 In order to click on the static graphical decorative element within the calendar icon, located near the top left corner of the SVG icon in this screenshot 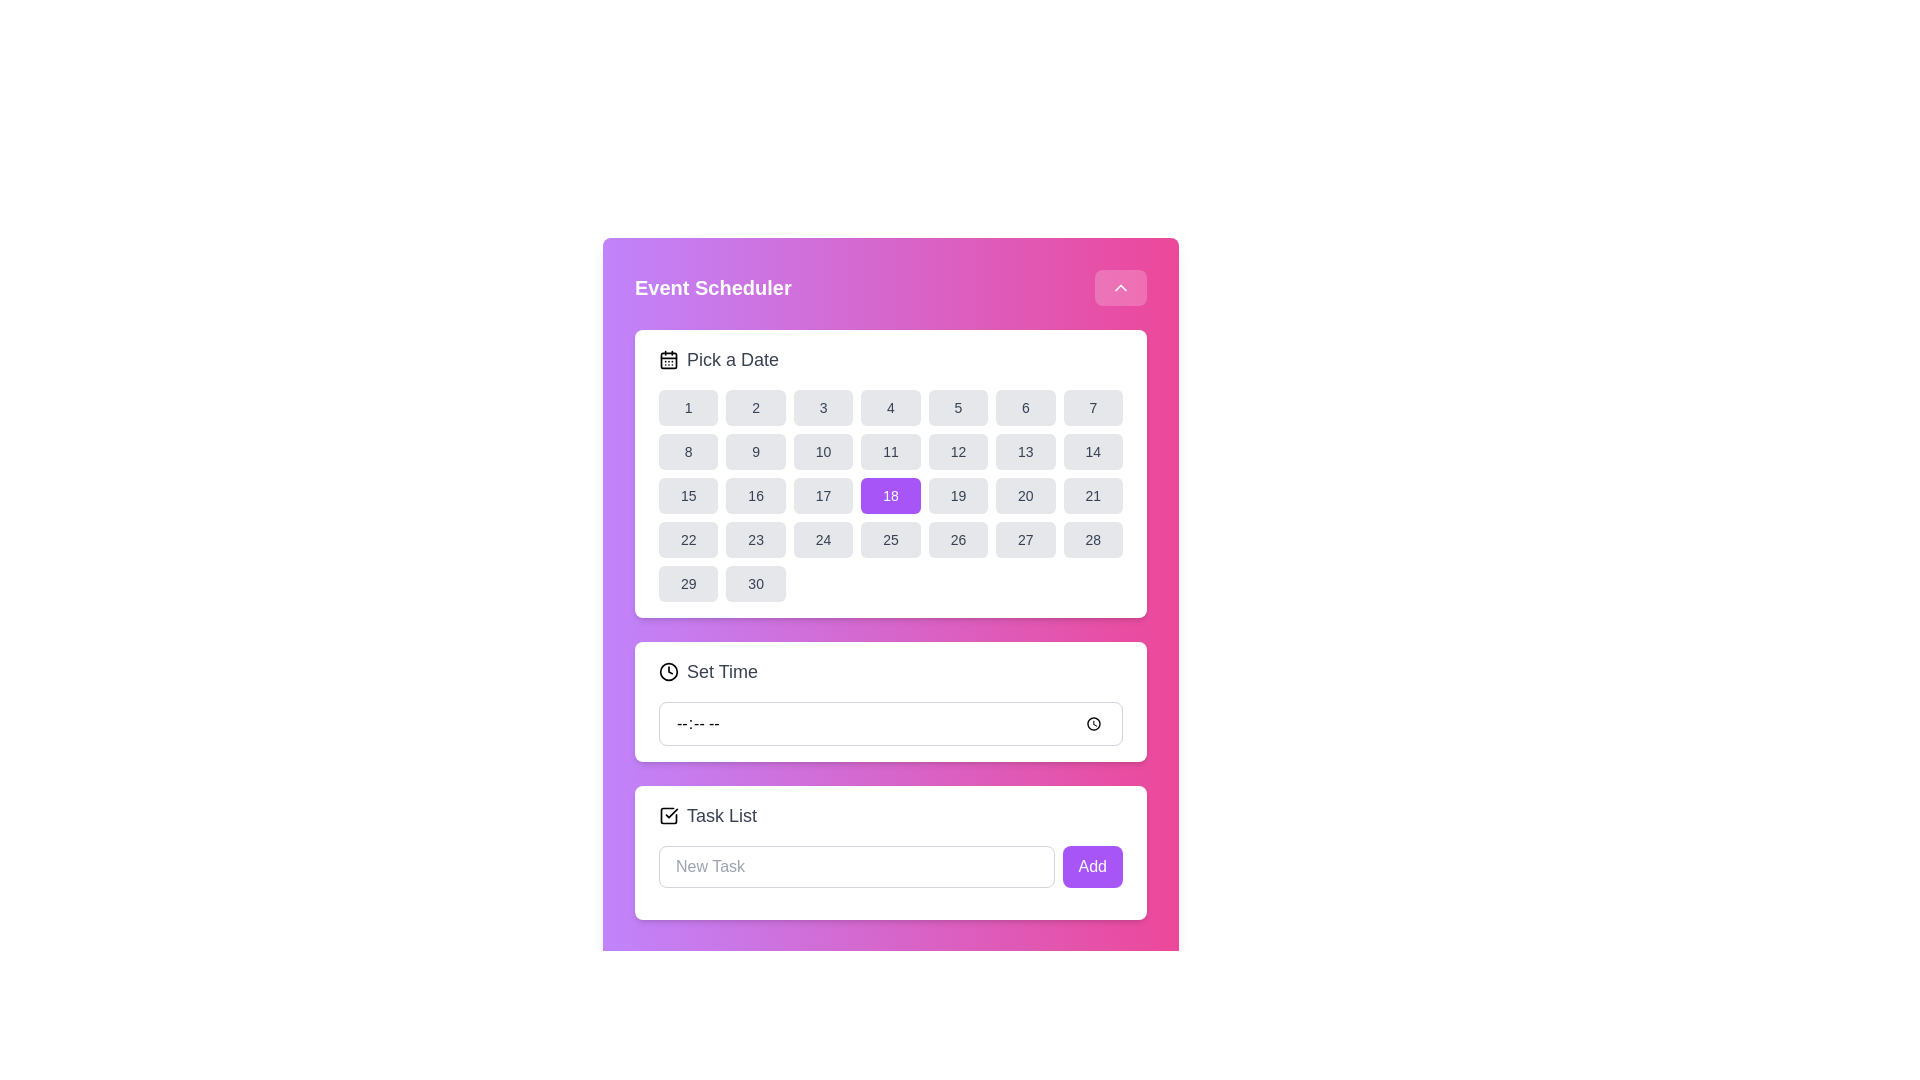, I will do `click(668, 358)`.